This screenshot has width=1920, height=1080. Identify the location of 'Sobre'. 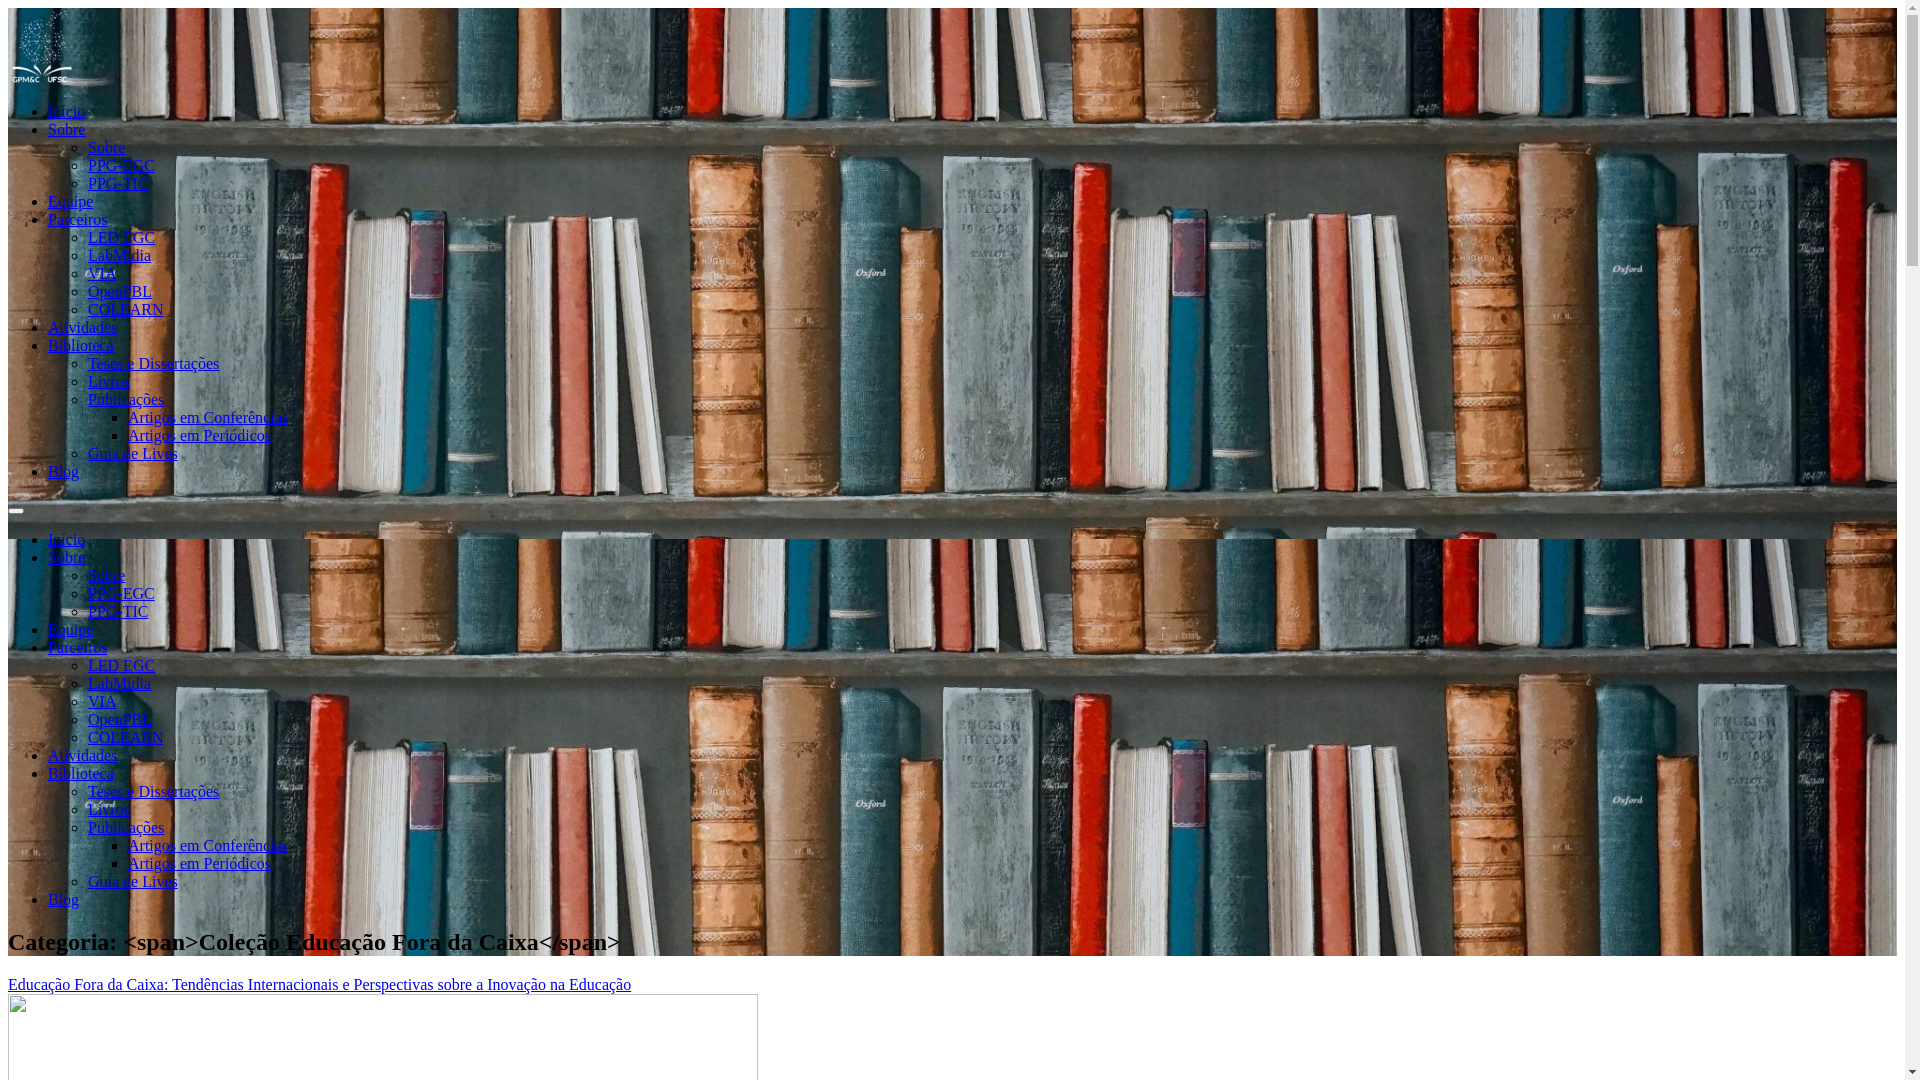
(105, 575).